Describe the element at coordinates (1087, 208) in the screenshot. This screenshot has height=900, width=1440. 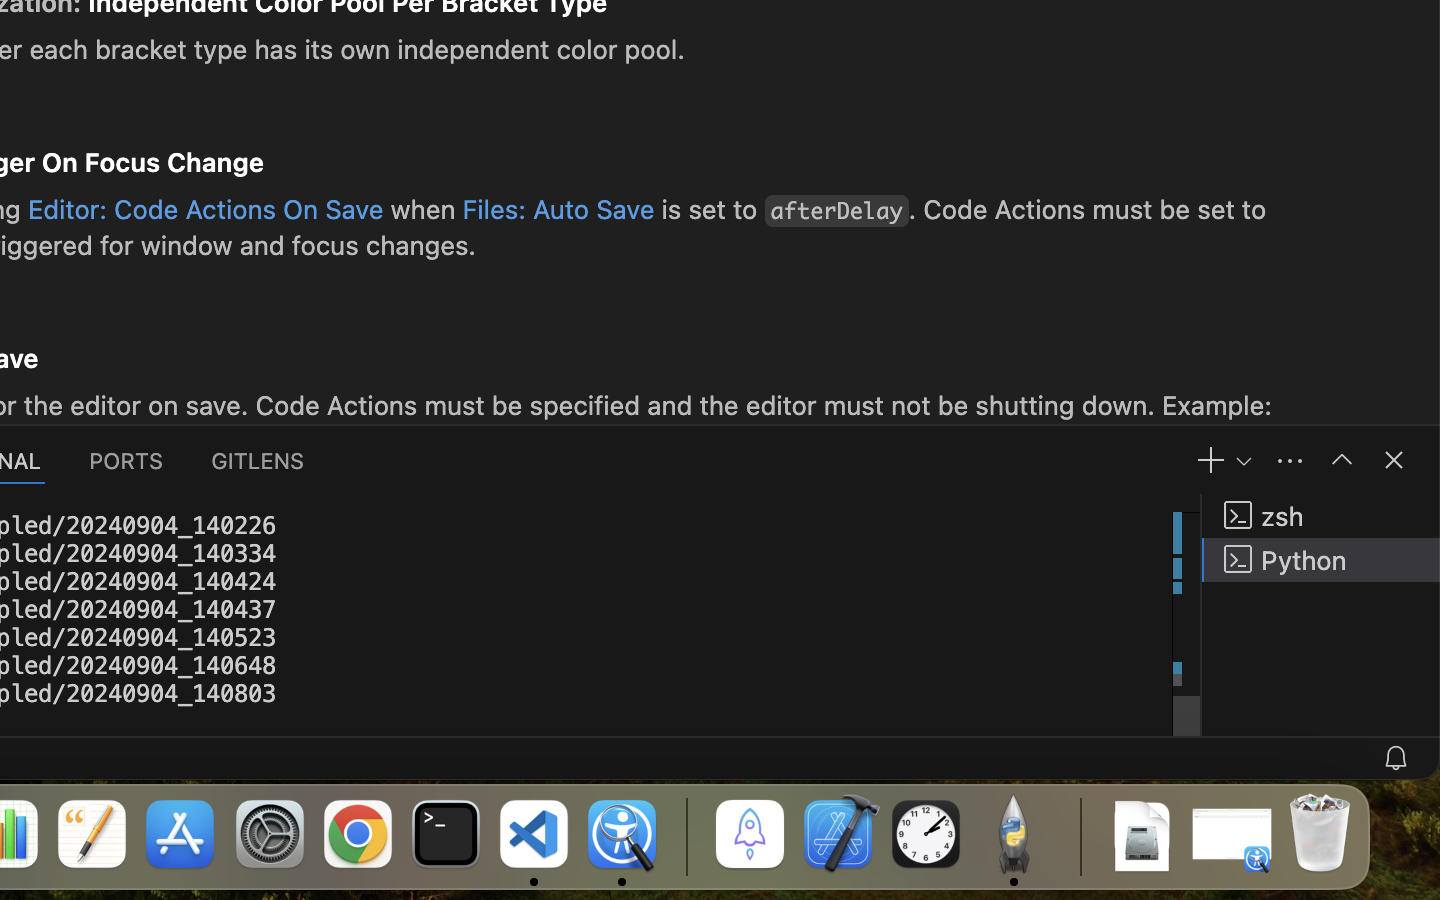
I see `'. Code Actions must be set to'` at that location.